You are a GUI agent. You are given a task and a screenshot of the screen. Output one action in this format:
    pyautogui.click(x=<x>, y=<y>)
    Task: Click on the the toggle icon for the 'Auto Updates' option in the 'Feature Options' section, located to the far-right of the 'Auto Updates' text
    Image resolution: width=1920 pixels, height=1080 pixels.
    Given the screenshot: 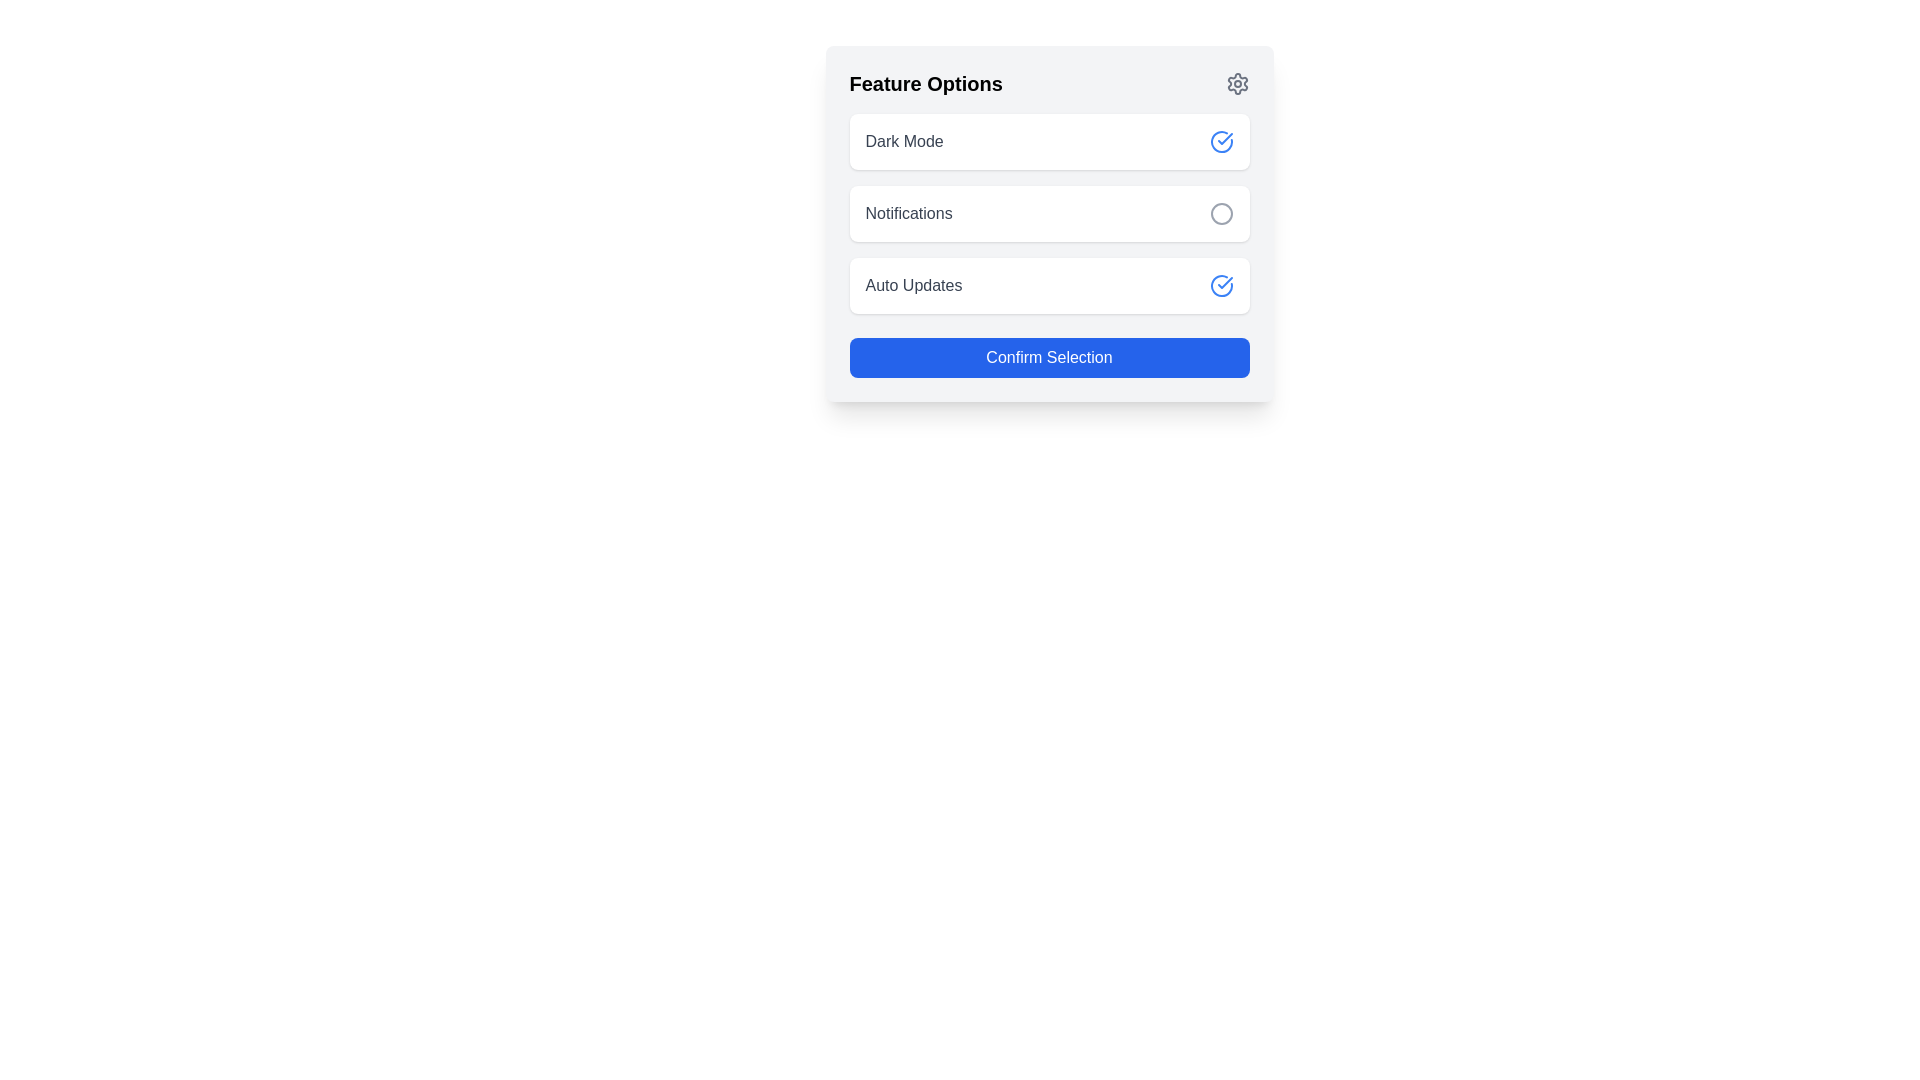 What is the action you would take?
    pyautogui.click(x=1220, y=285)
    